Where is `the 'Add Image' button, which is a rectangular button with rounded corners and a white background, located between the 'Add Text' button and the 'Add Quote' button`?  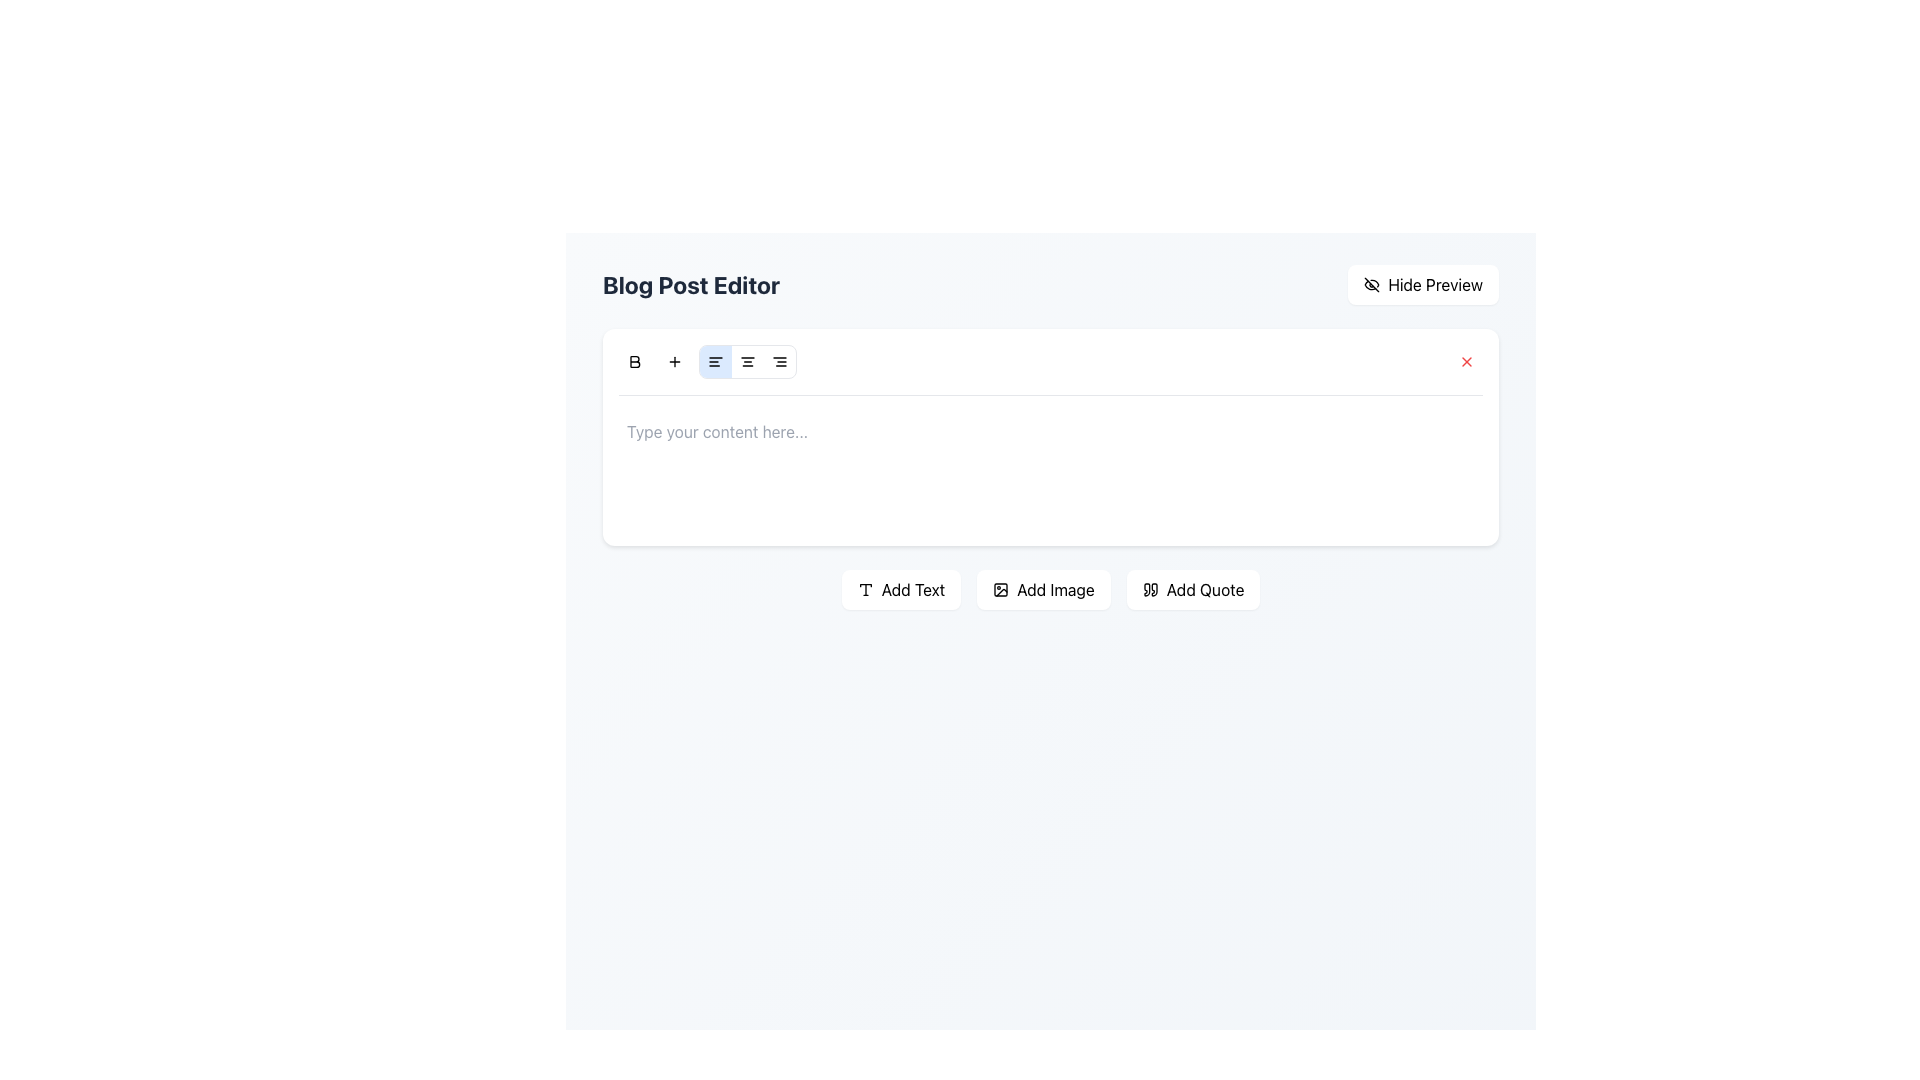
the 'Add Image' button, which is a rectangular button with rounded corners and a white background, located between the 'Add Text' button and the 'Add Quote' button is located at coordinates (1042, 589).